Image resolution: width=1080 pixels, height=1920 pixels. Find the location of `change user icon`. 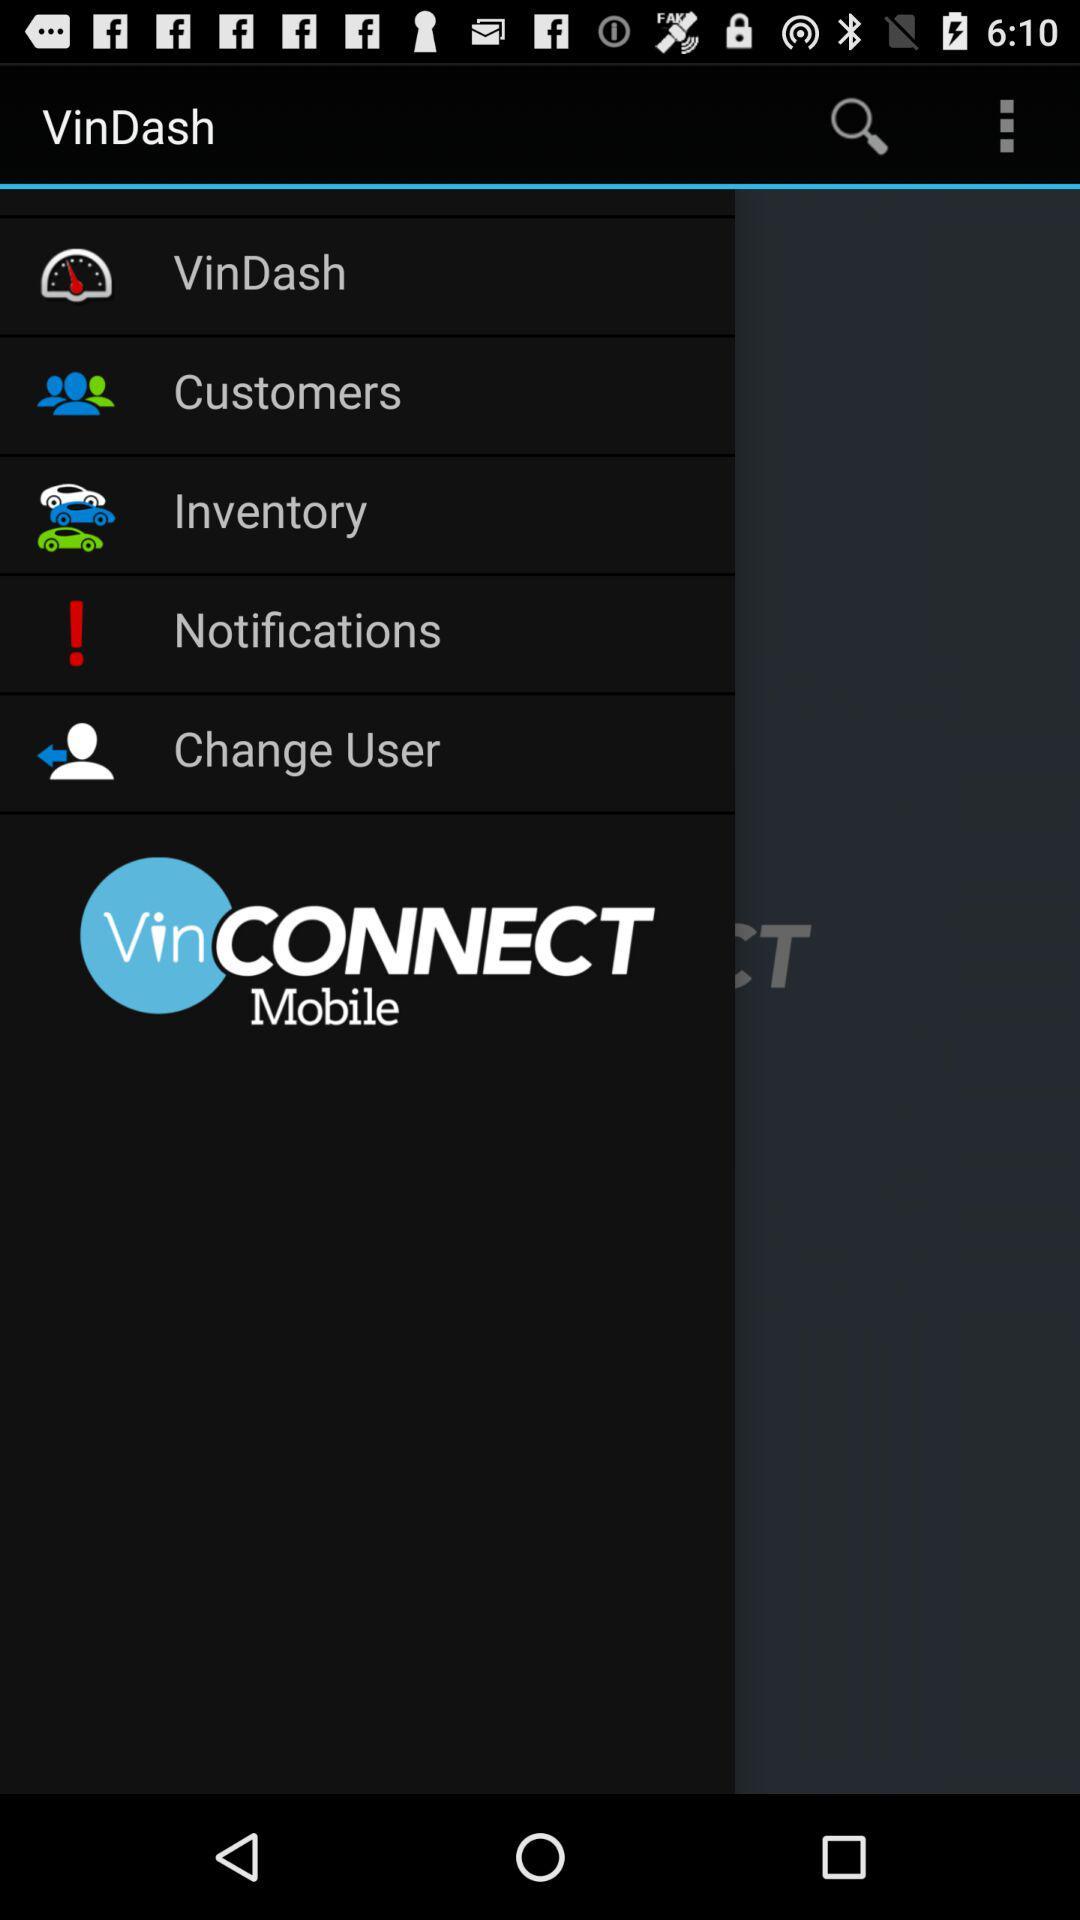

change user icon is located at coordinates (442, 752).